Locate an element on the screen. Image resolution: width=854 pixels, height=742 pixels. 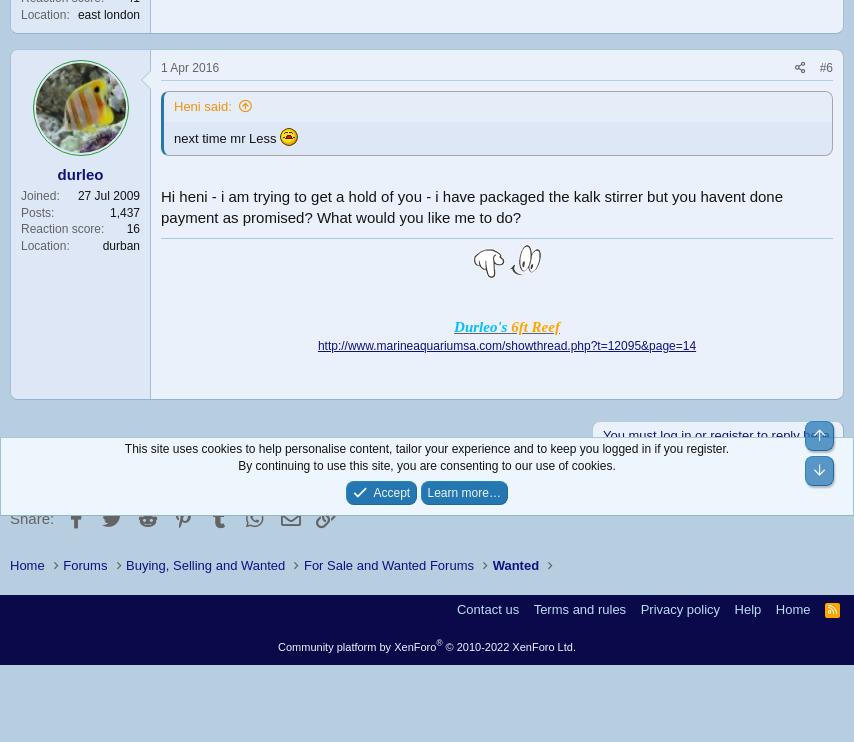
'New posts' is located at coordinates (434, 483).